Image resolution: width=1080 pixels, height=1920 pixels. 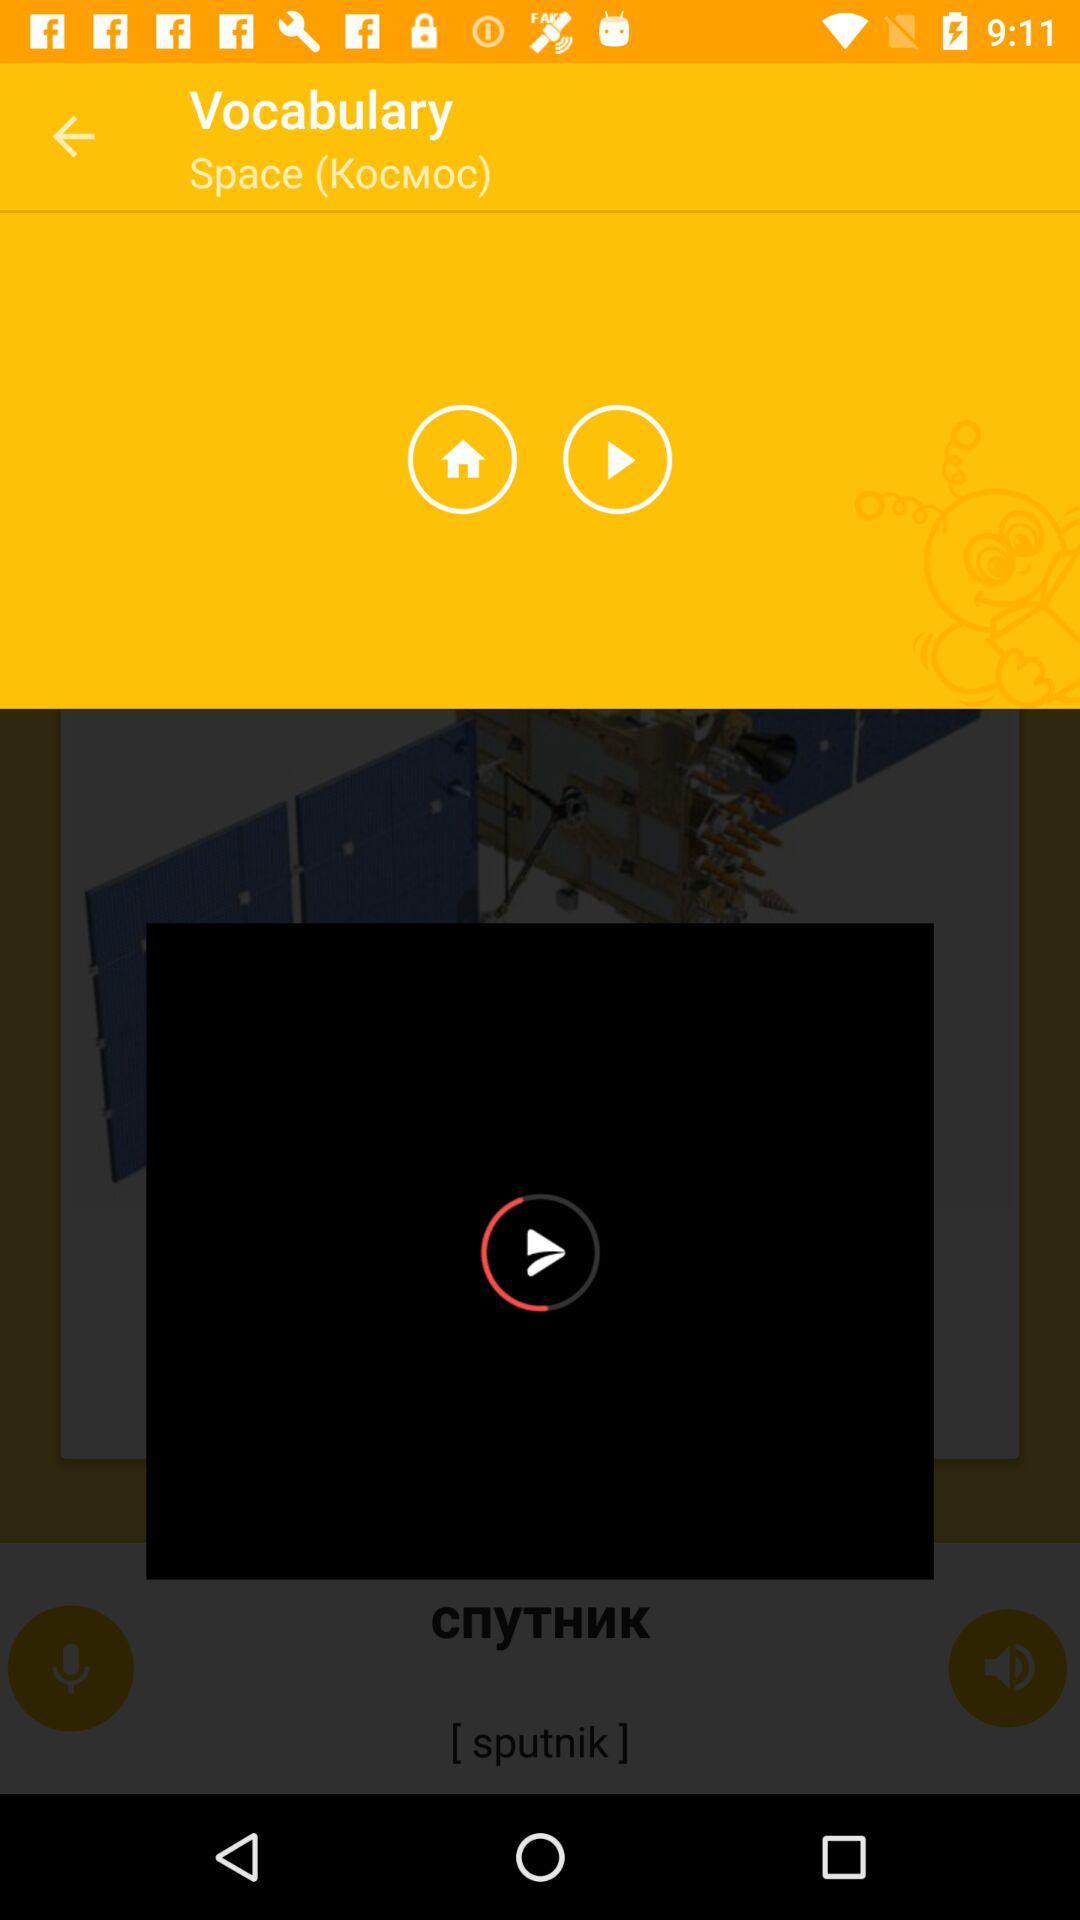 I want to click on the microphone icon, so click(x=69, y=1668).